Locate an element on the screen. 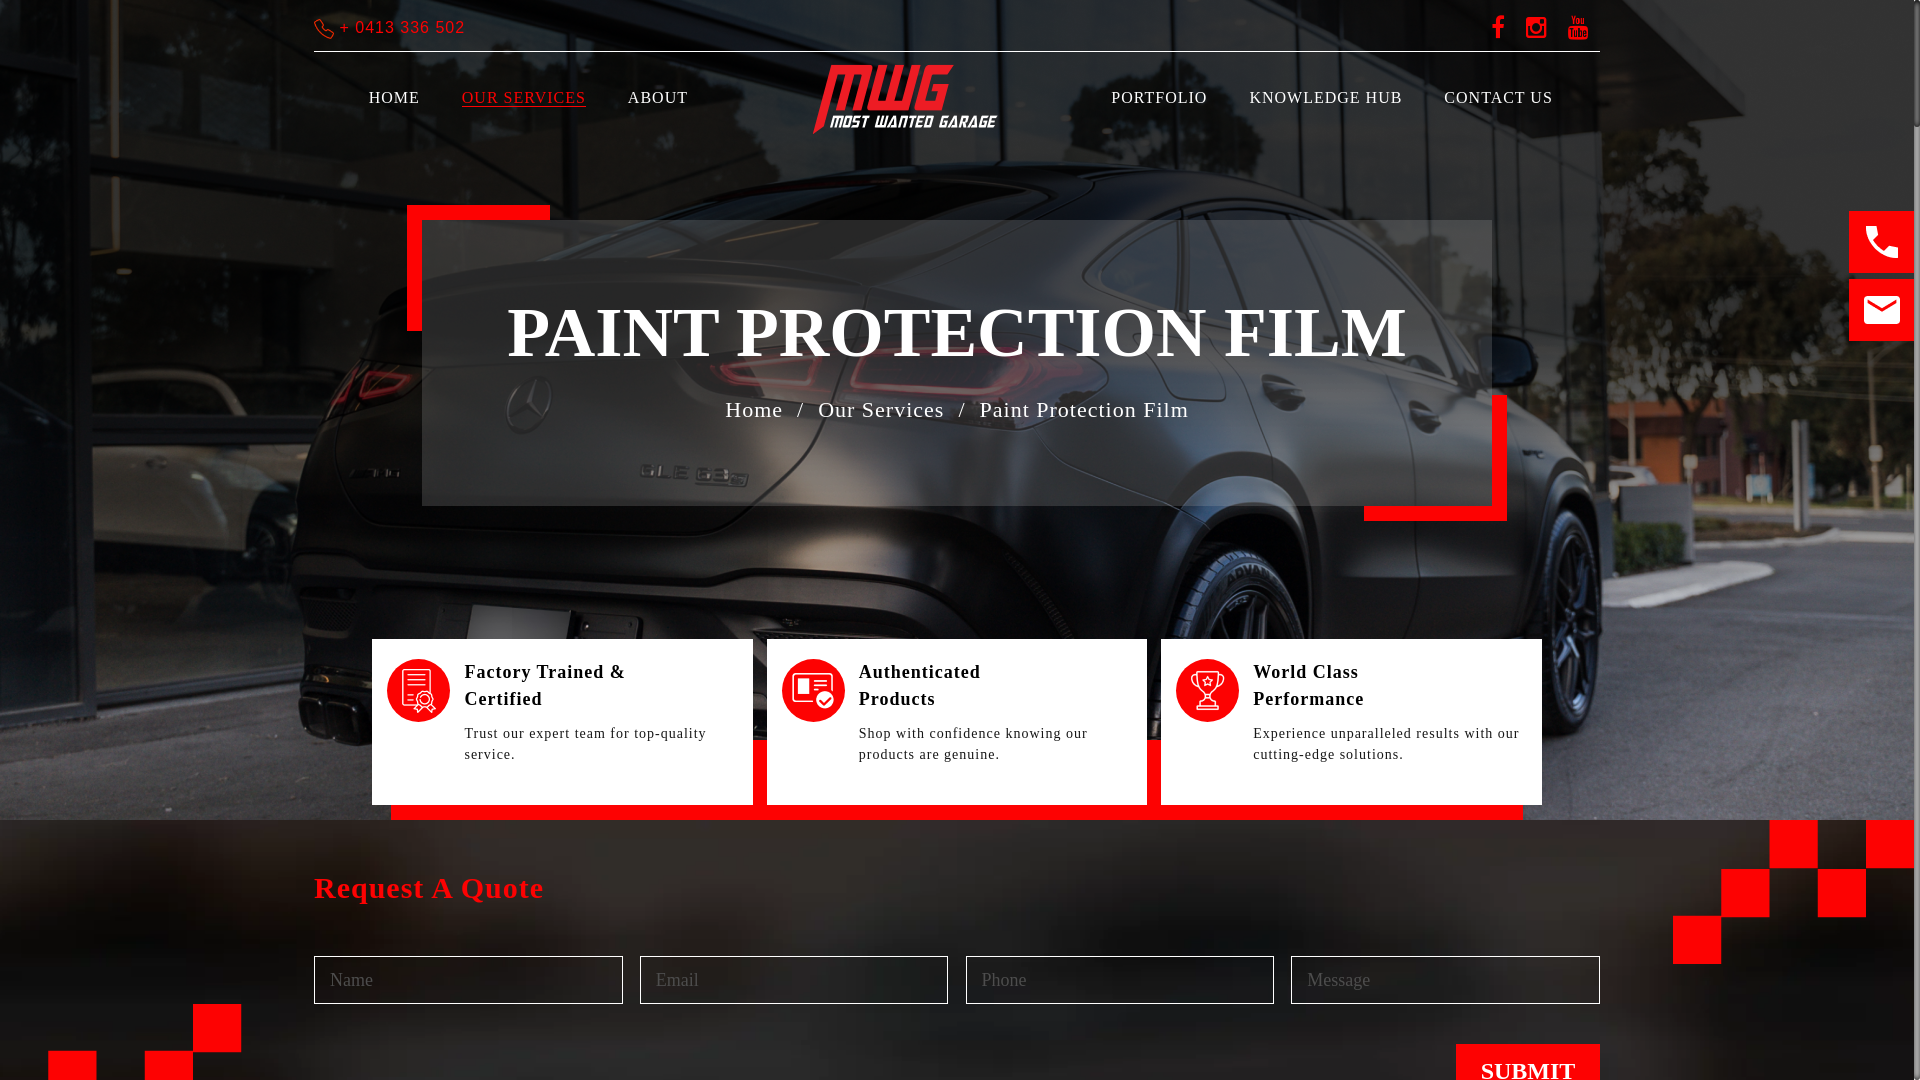  'KNOWLEDGE HUB' is located at coordinates (1325, 97).